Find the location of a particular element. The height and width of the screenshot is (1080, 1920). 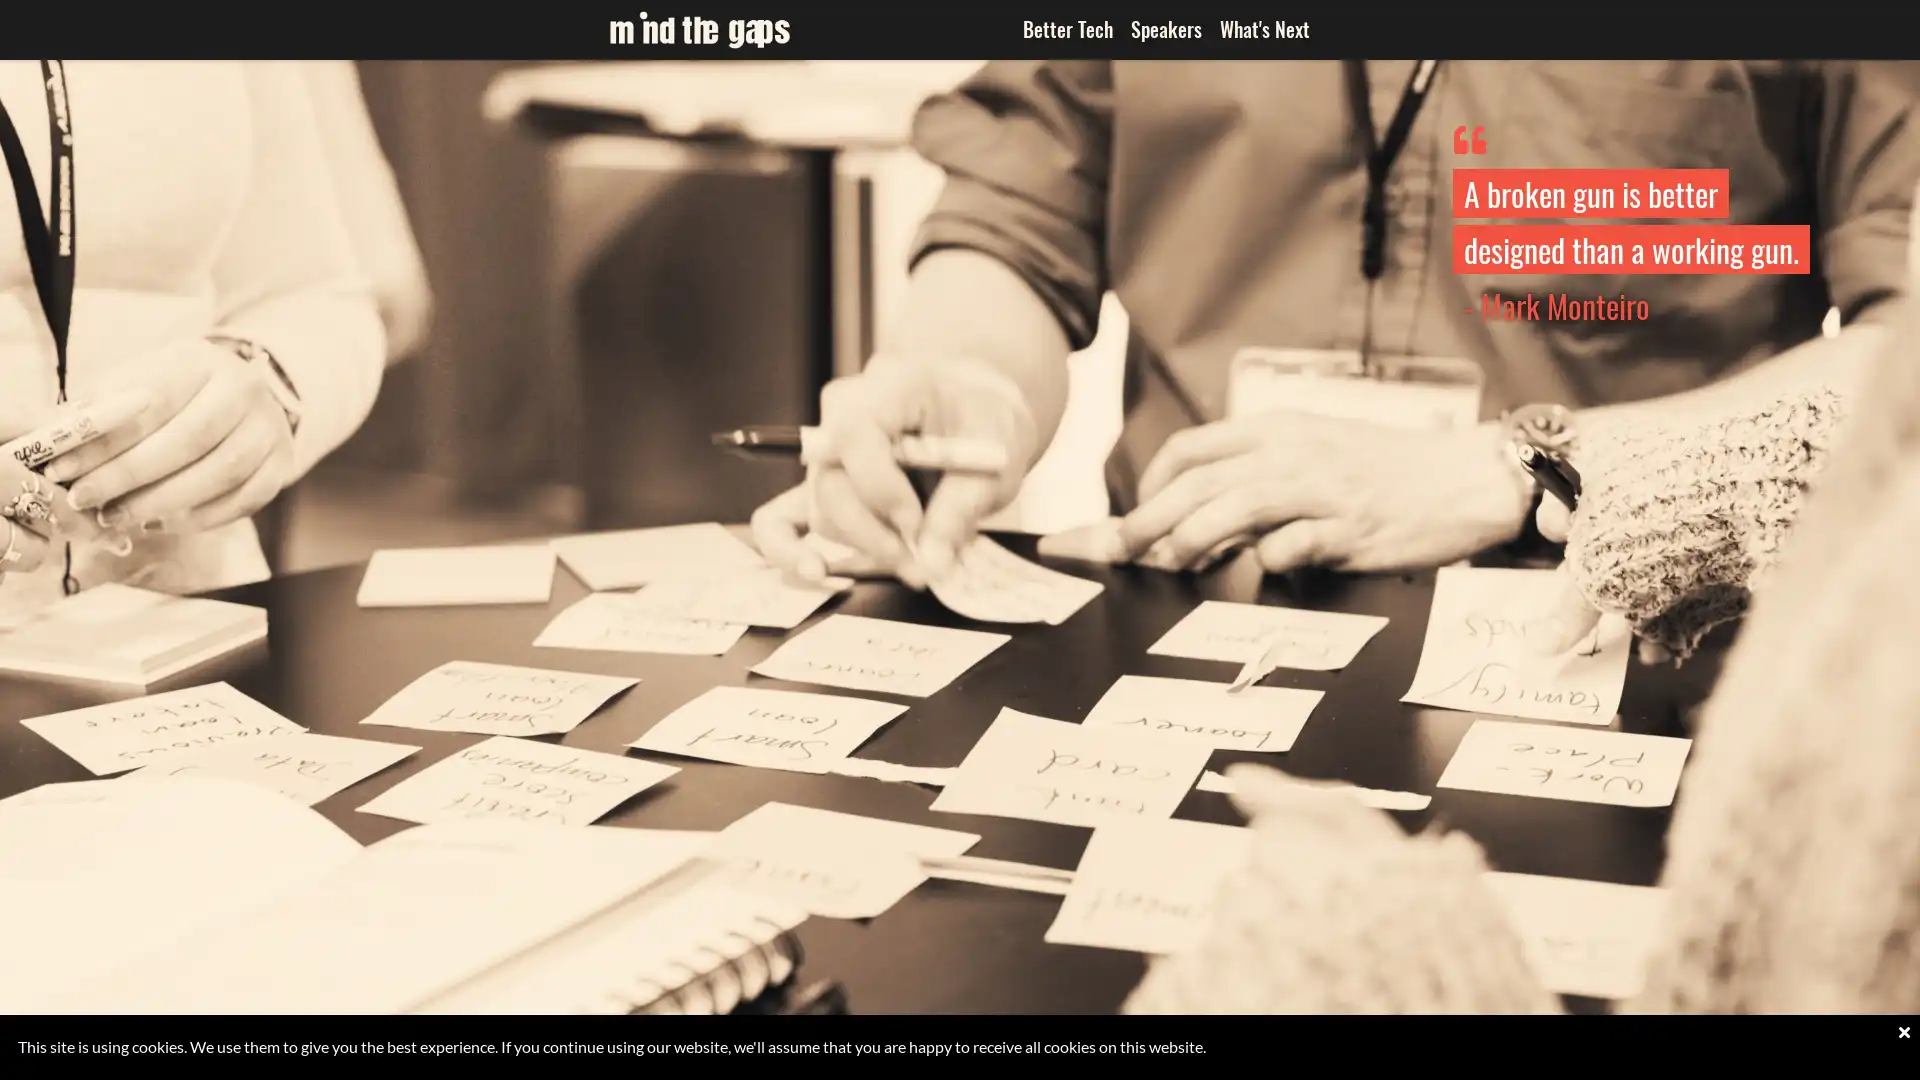

2 is located at coordinates (929, 1058).